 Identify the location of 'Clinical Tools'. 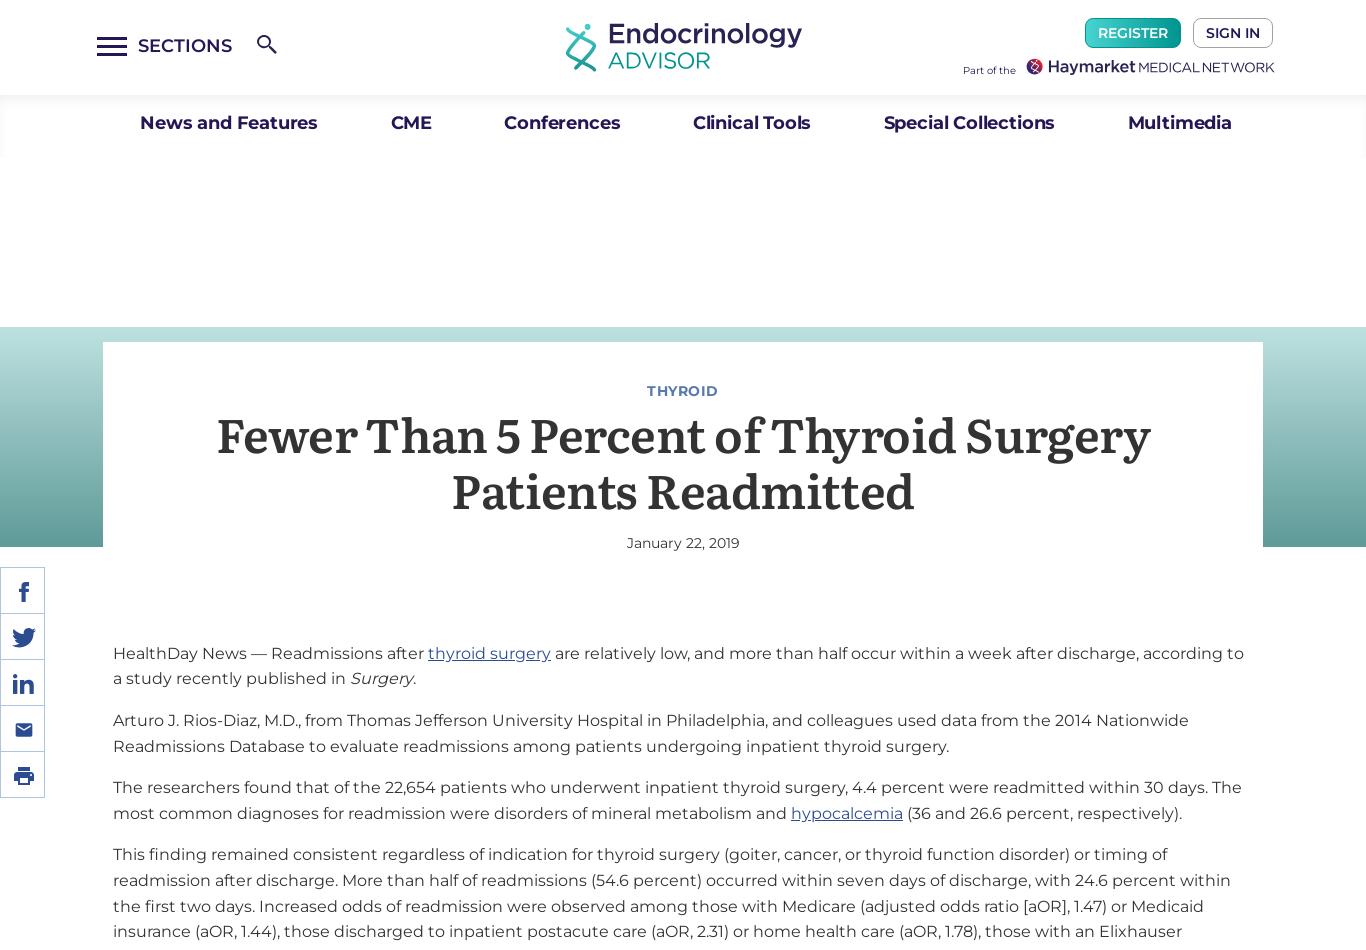
(692, 123).